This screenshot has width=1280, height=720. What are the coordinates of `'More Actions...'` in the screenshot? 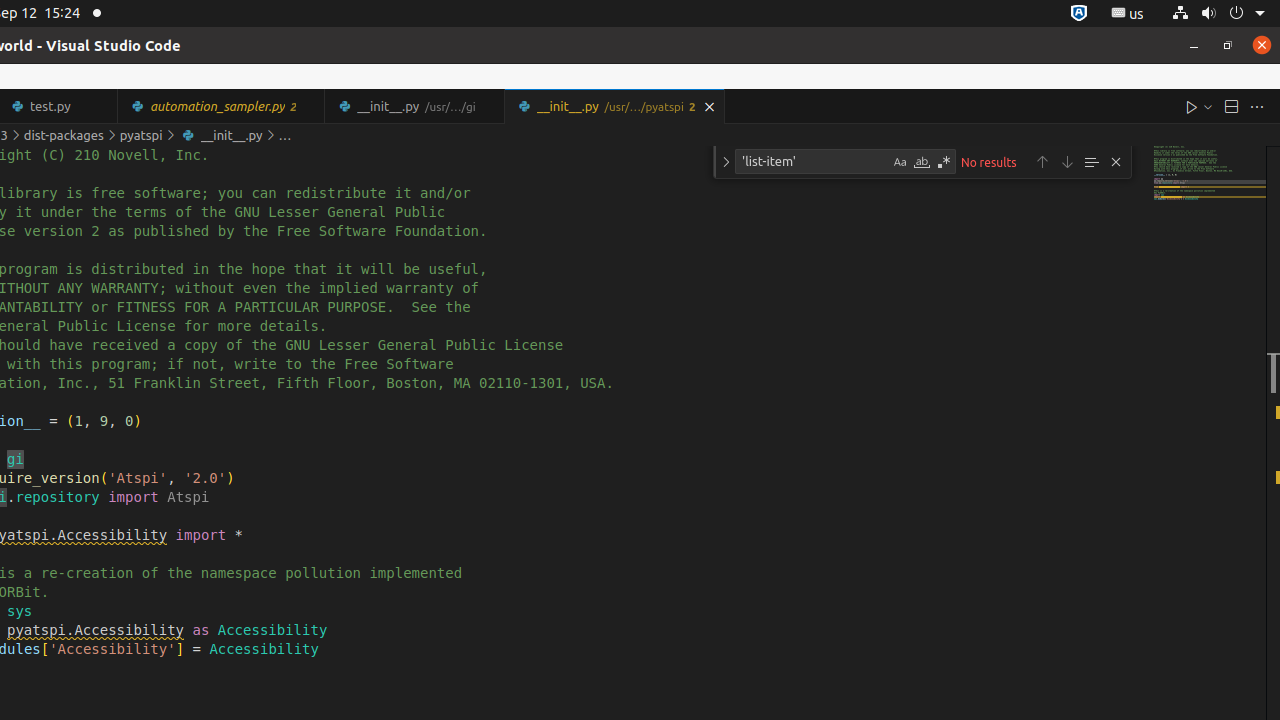 It's located at (1255, 106).